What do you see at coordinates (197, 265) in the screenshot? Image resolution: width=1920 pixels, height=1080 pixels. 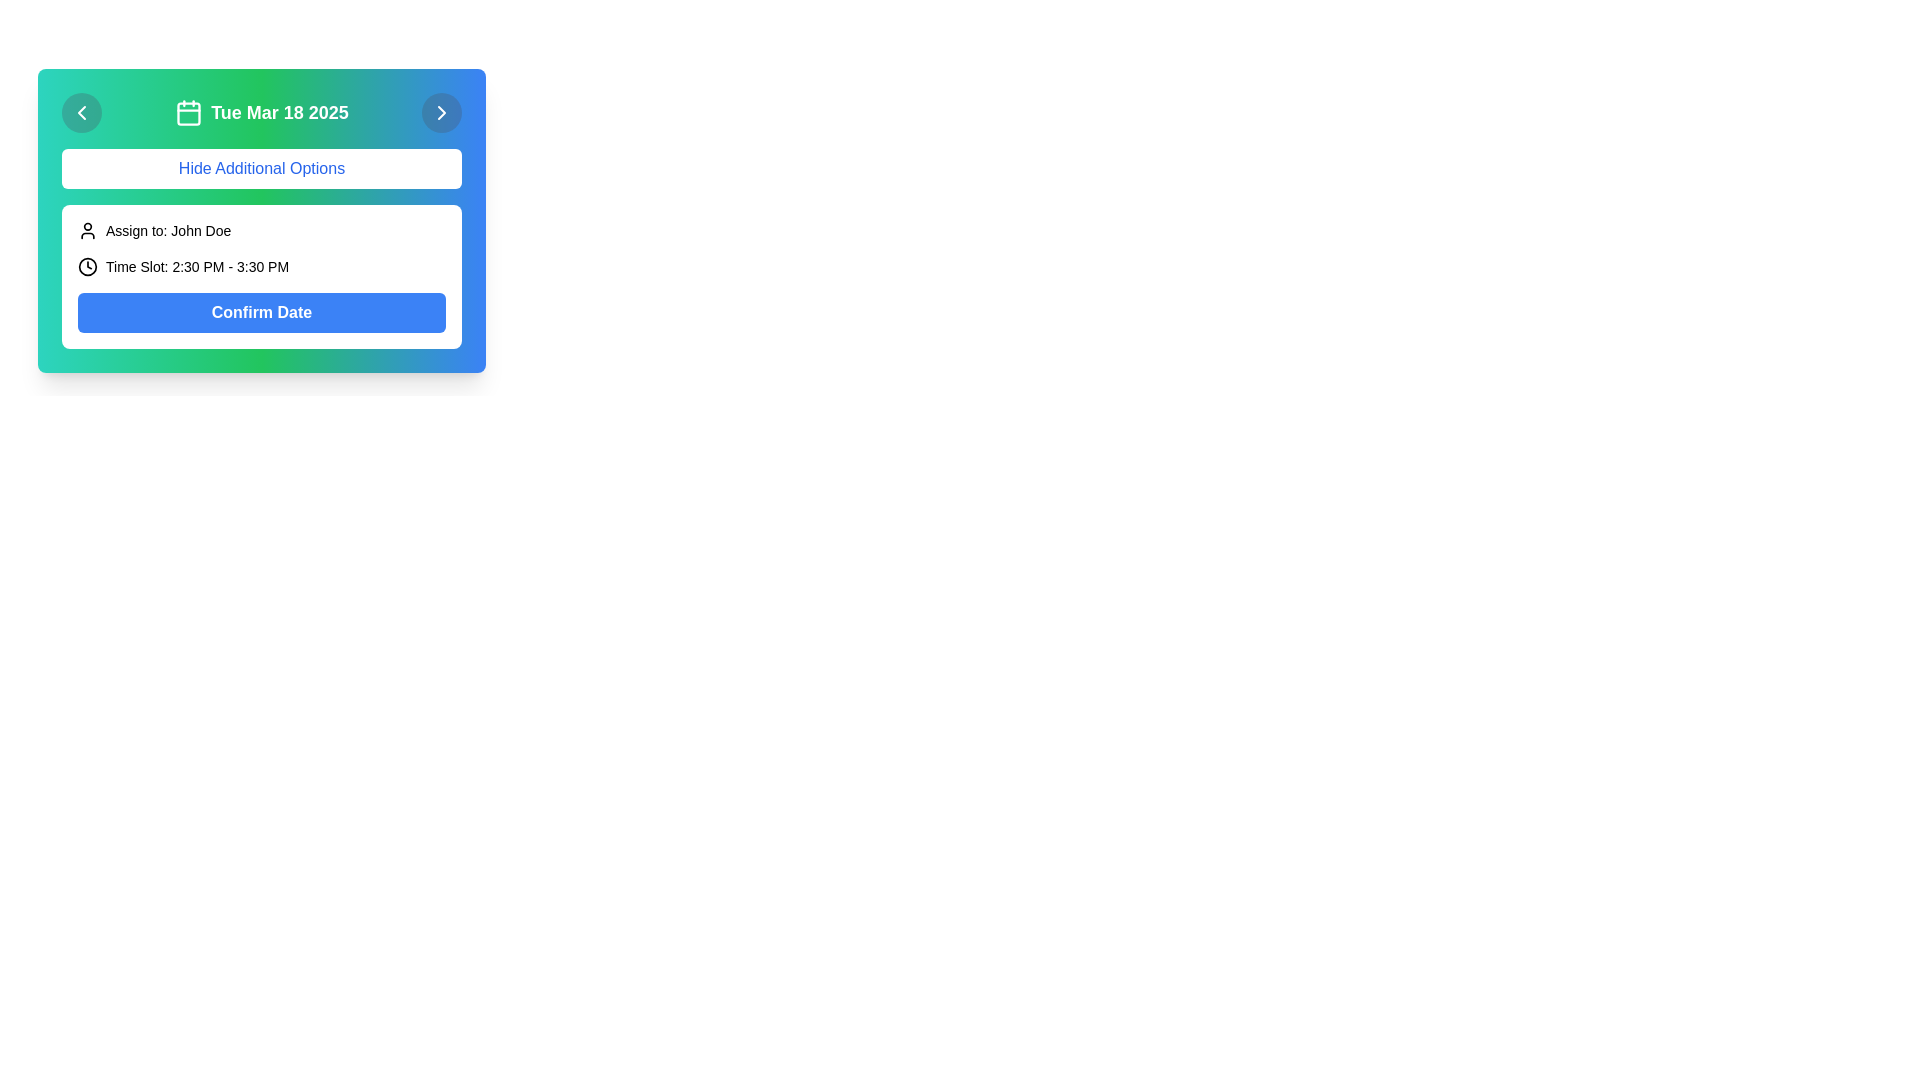 I see `the text label displaying 'Time Slot: 2:30 PM - 3:30 PM', which is located in the 'Assign to' section and aligned with a clock icon` at bounding box center [197, 265].